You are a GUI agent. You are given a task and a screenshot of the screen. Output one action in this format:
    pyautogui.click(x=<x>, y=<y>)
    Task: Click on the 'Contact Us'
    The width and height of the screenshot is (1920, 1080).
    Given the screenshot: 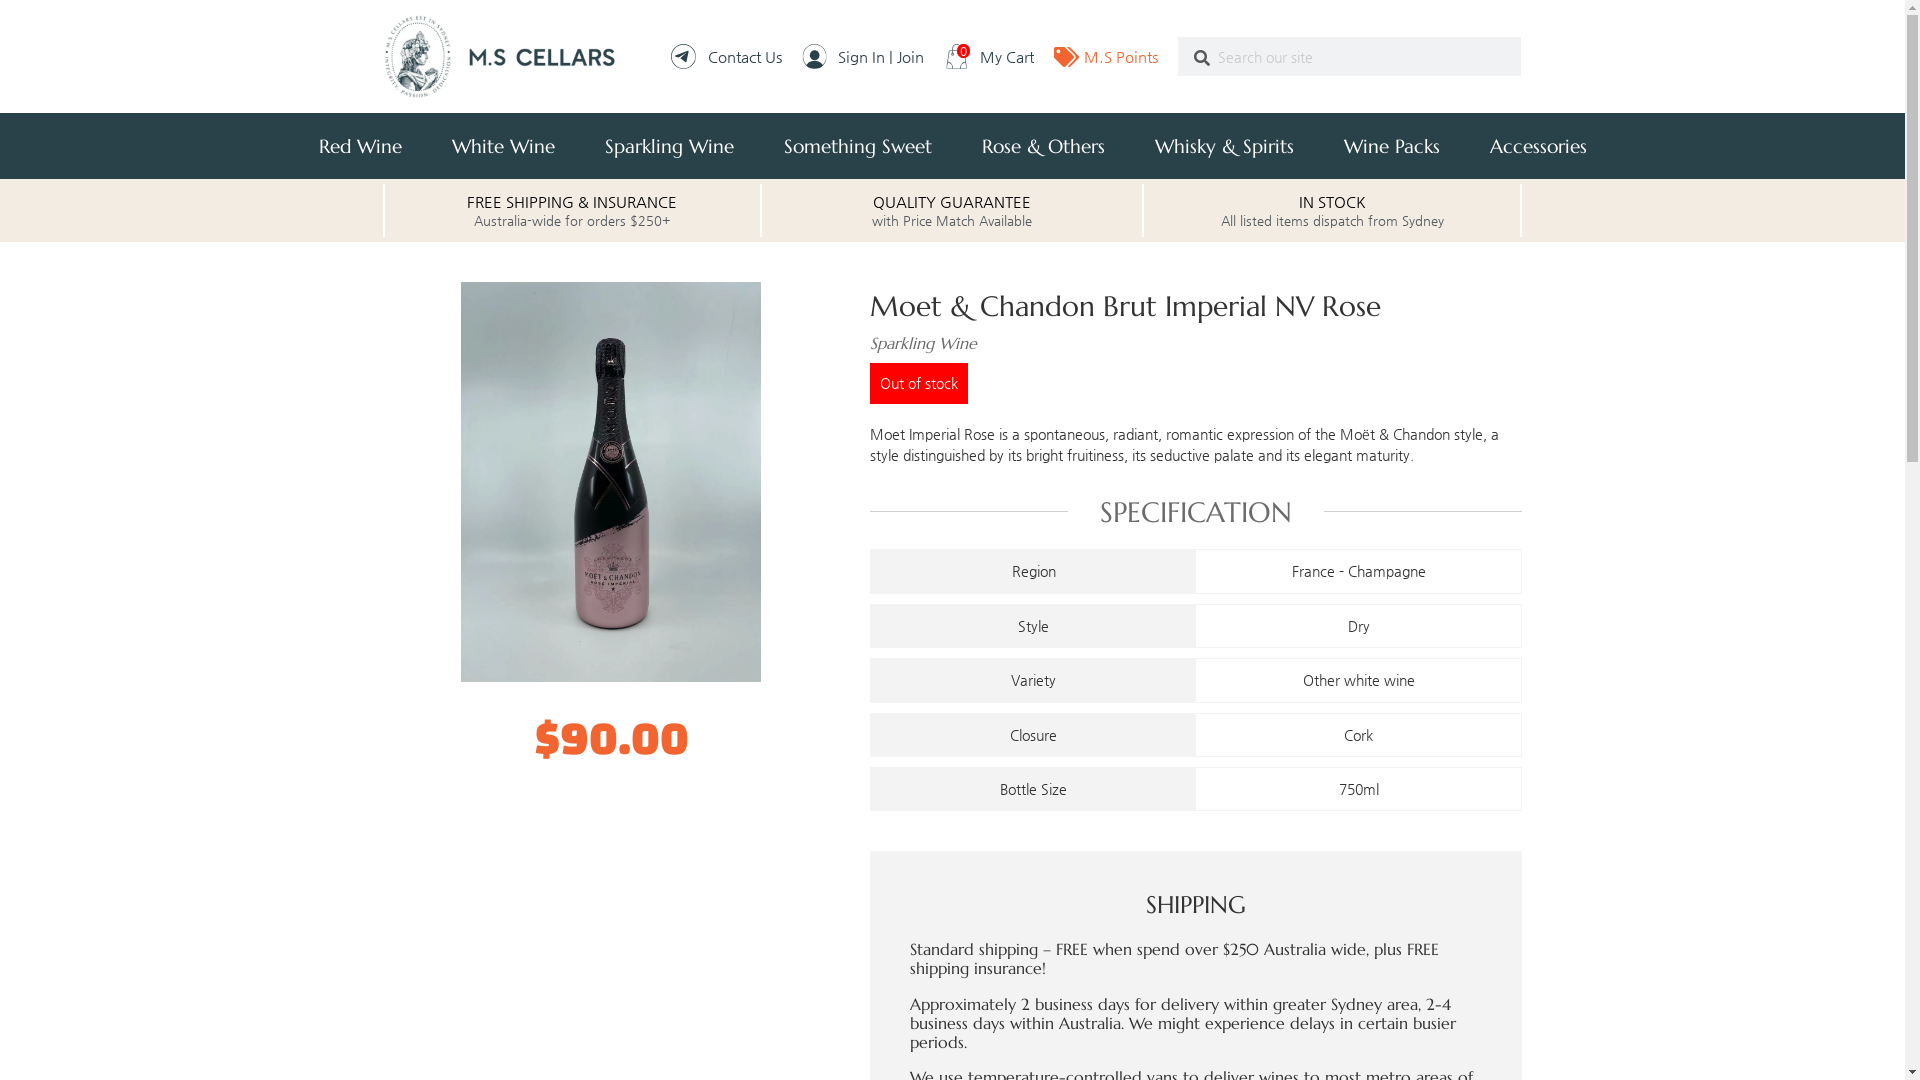 What is the action you would take?
    pyautogui.click(x=724, y=55)
    